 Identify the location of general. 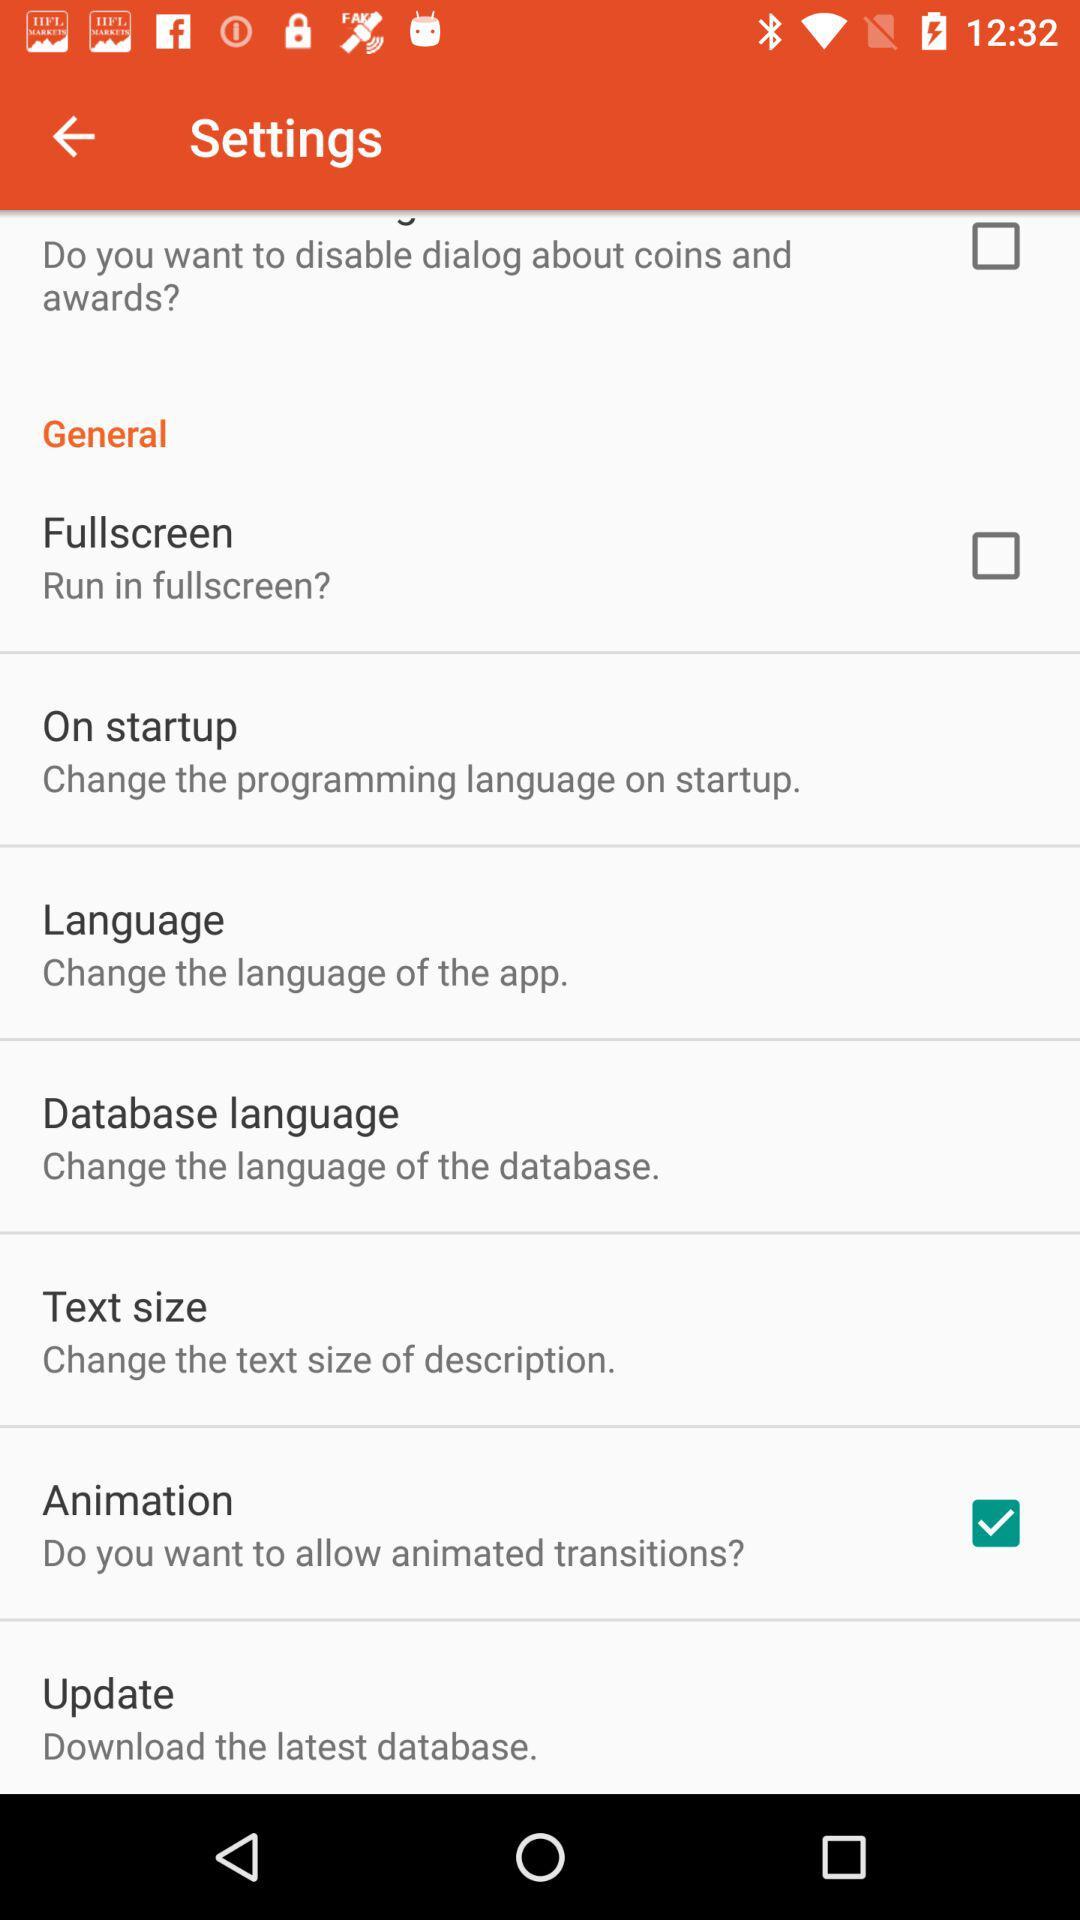
(540, 410).